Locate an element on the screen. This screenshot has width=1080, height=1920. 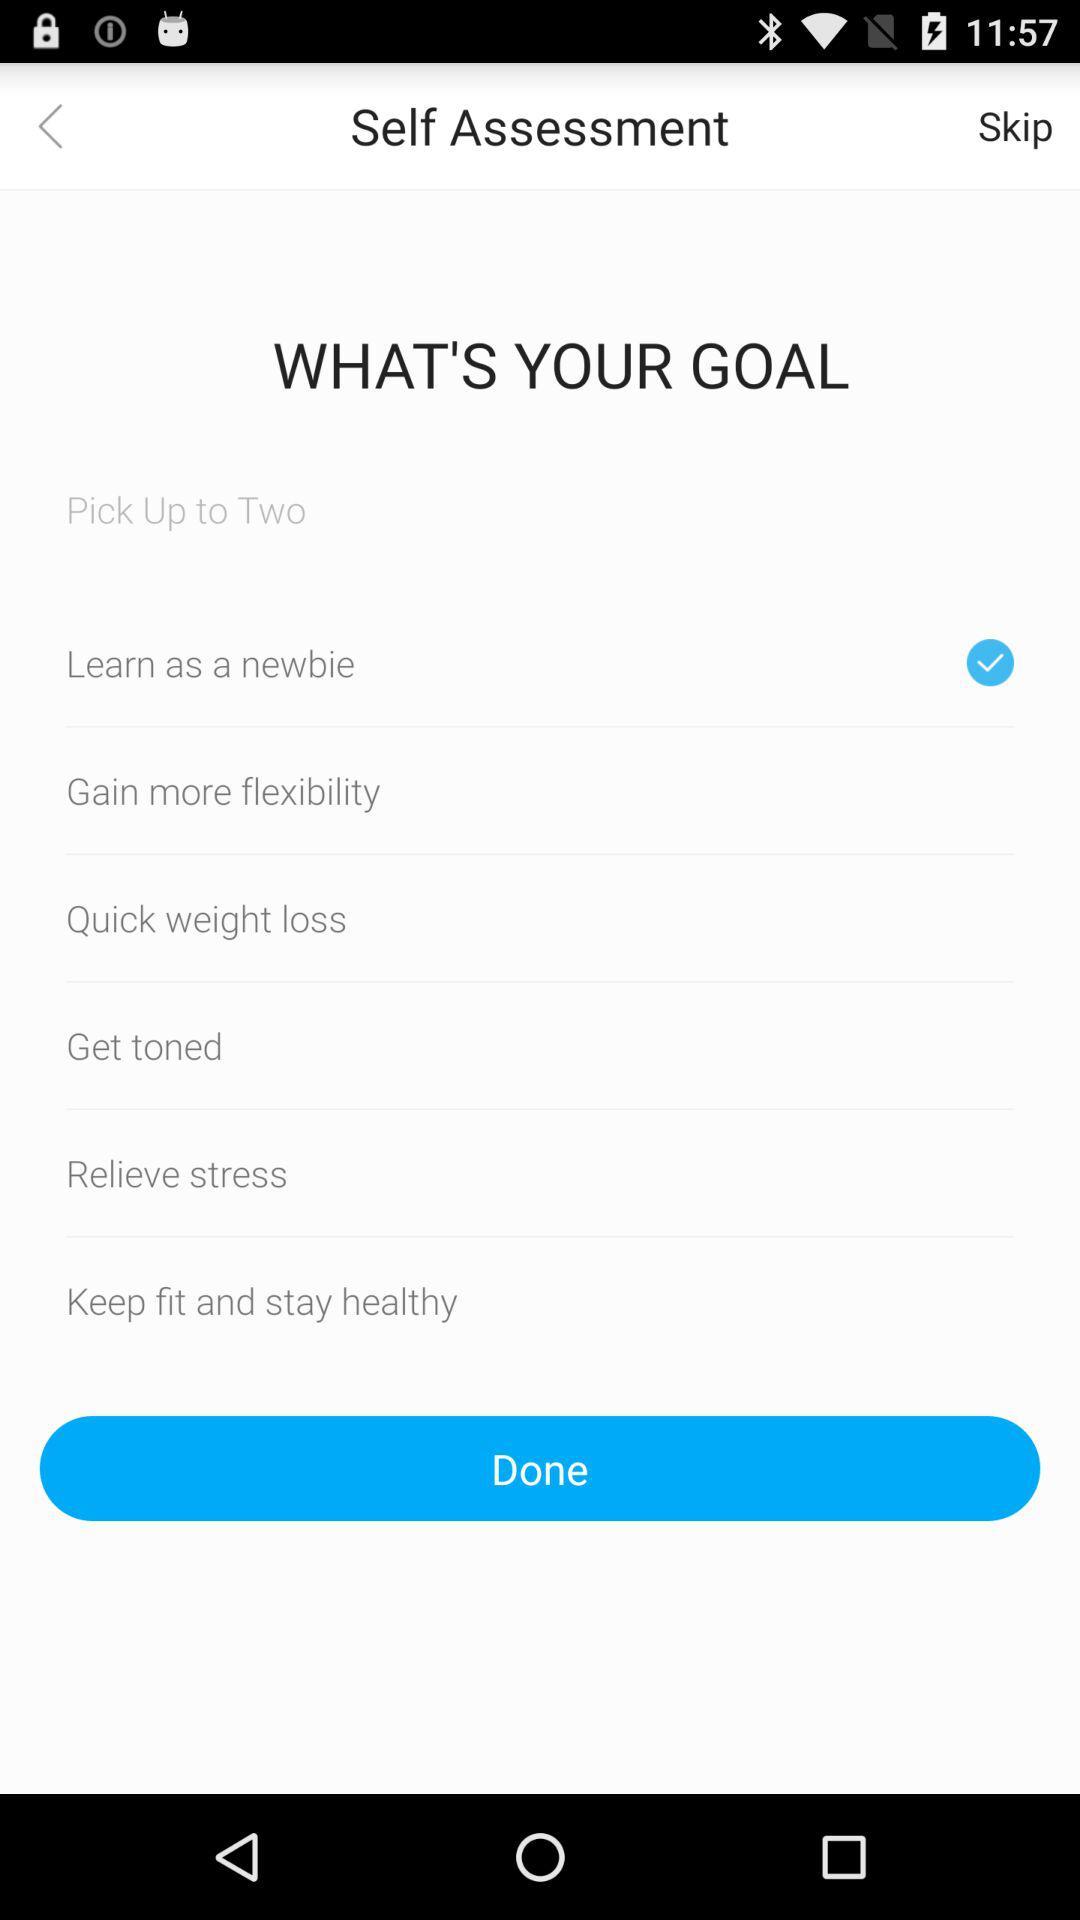
done is located at coordinates (540, 1468).